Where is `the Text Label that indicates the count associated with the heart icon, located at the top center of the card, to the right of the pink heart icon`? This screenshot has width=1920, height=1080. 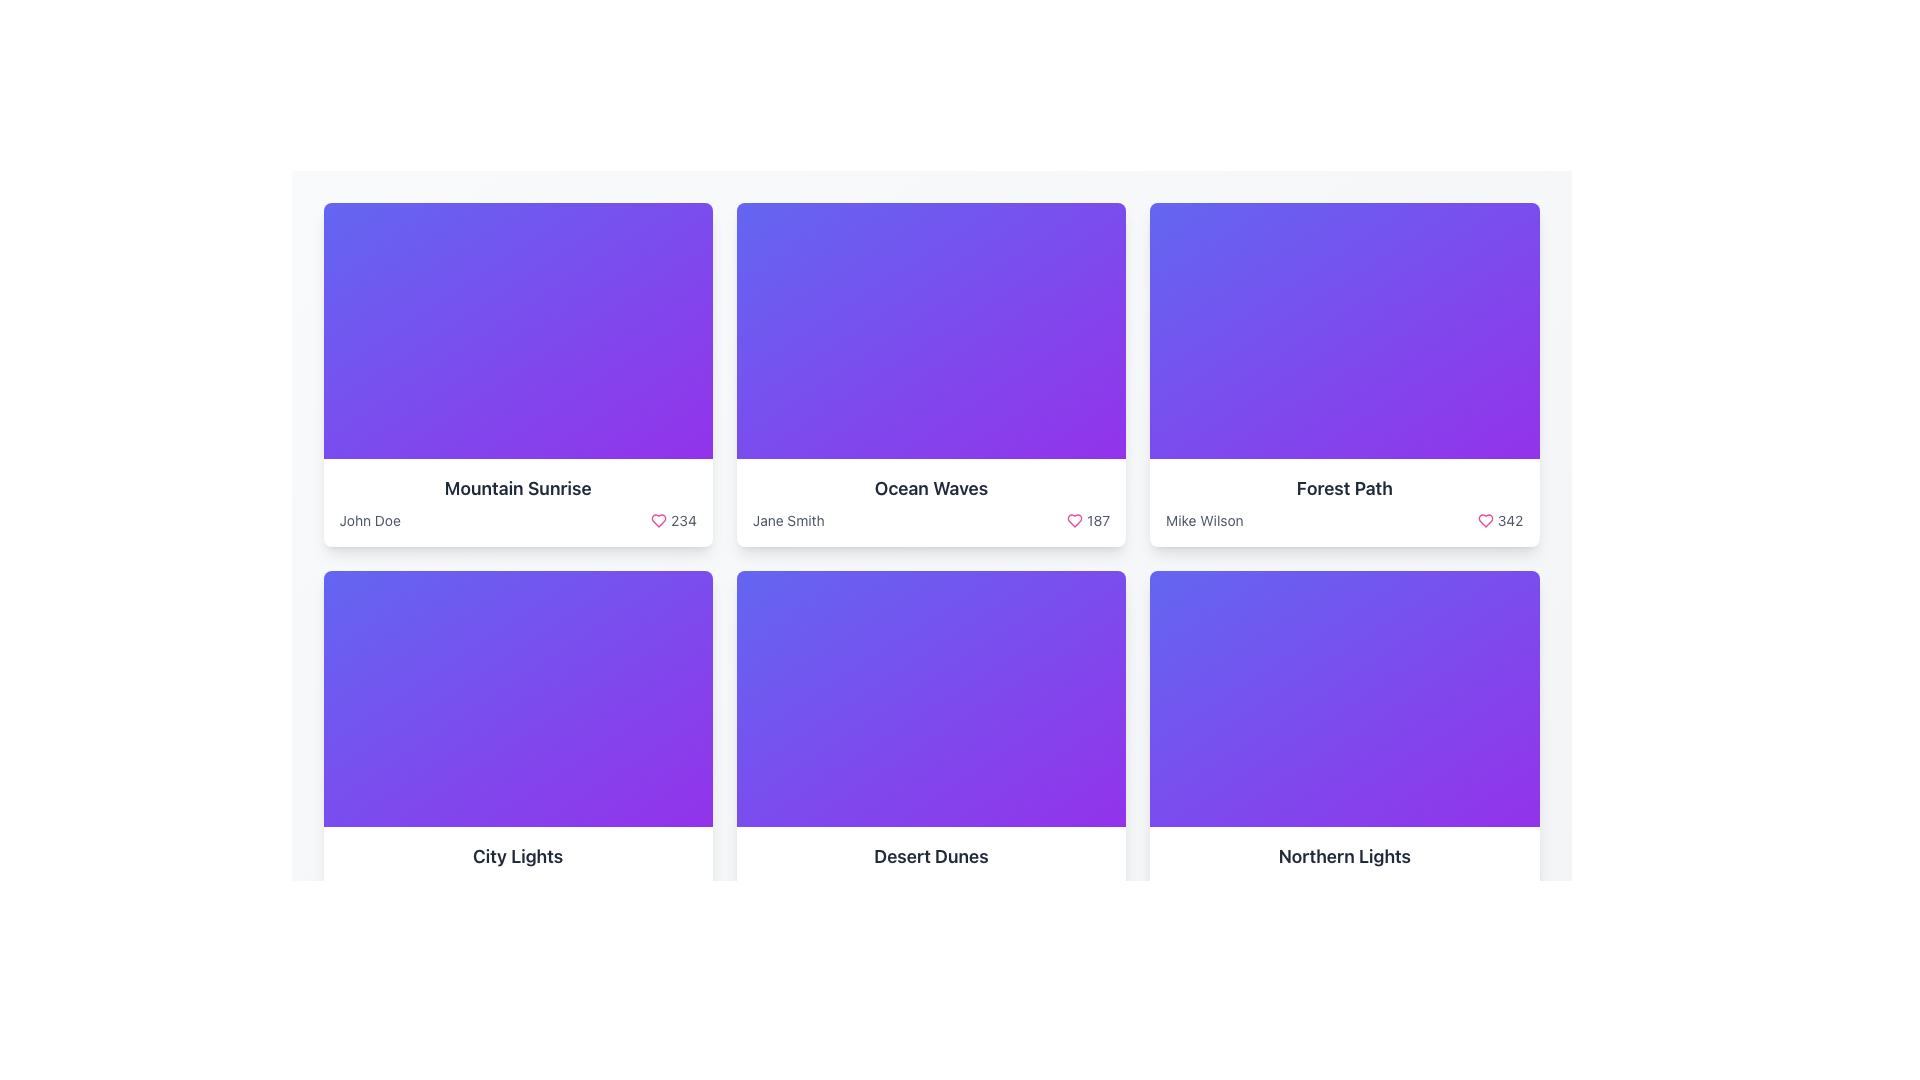
the Text Label that indicates the count associated with the heart icon, located at the top center of the card, to the right of the pink heart icon is located at coordinates (1097, 519).